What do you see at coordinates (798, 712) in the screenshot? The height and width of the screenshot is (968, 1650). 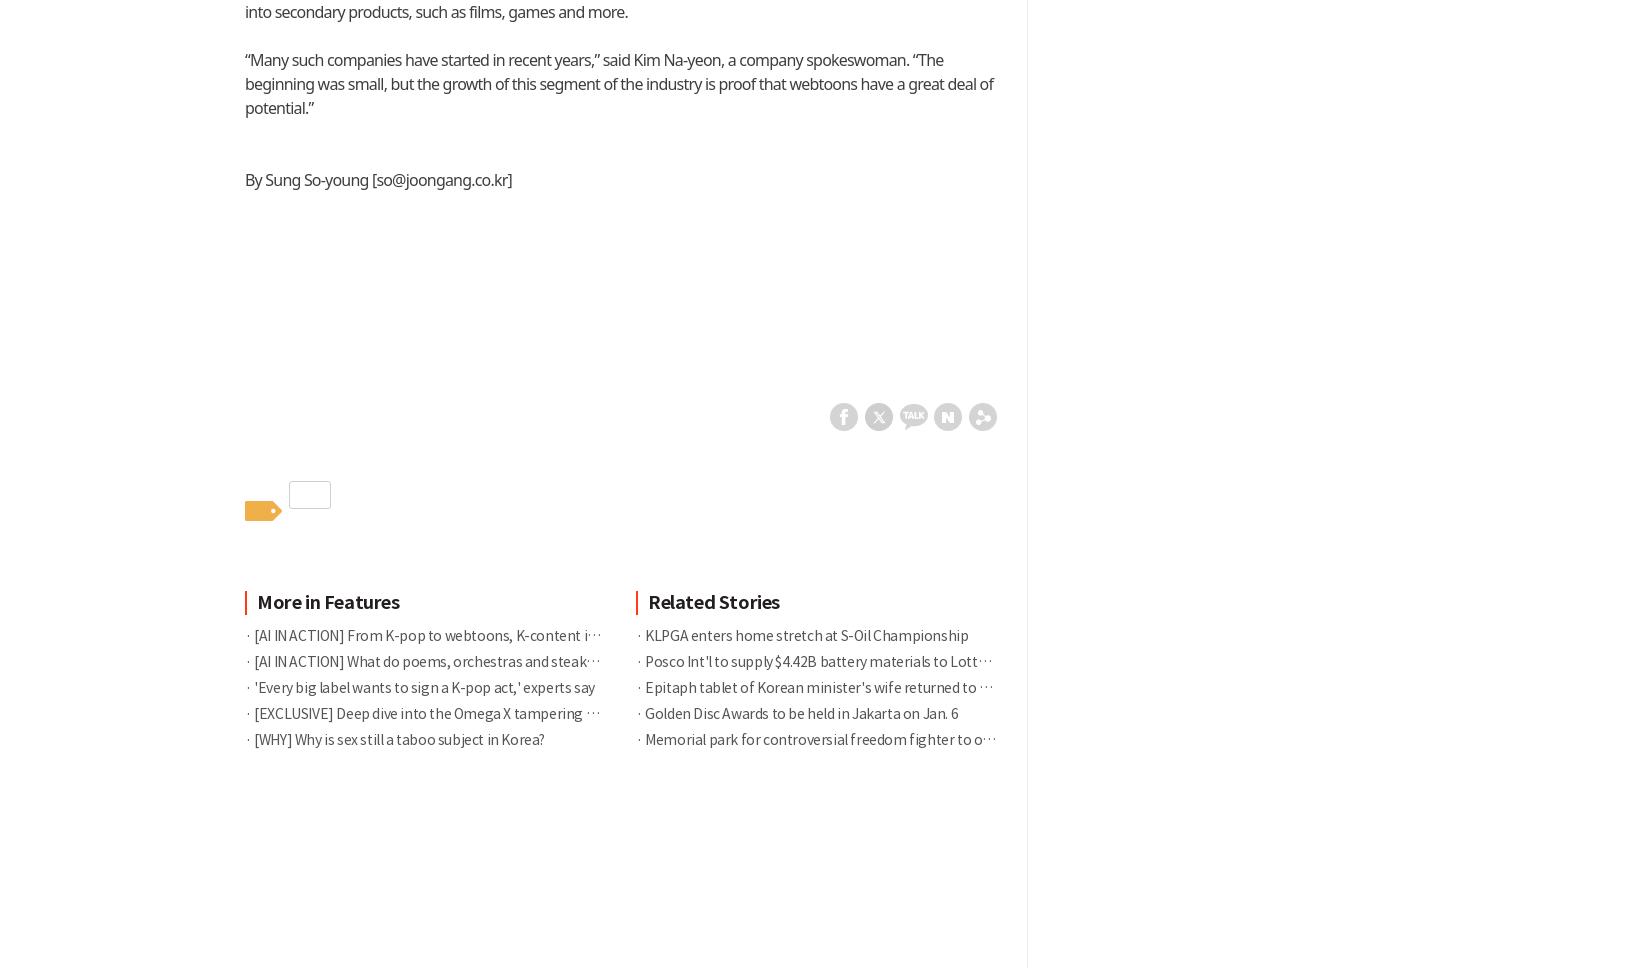 I see `'Golden Disc Awards to be held in Jakarta on Jan. 6'` at bounding box center [798, 712].